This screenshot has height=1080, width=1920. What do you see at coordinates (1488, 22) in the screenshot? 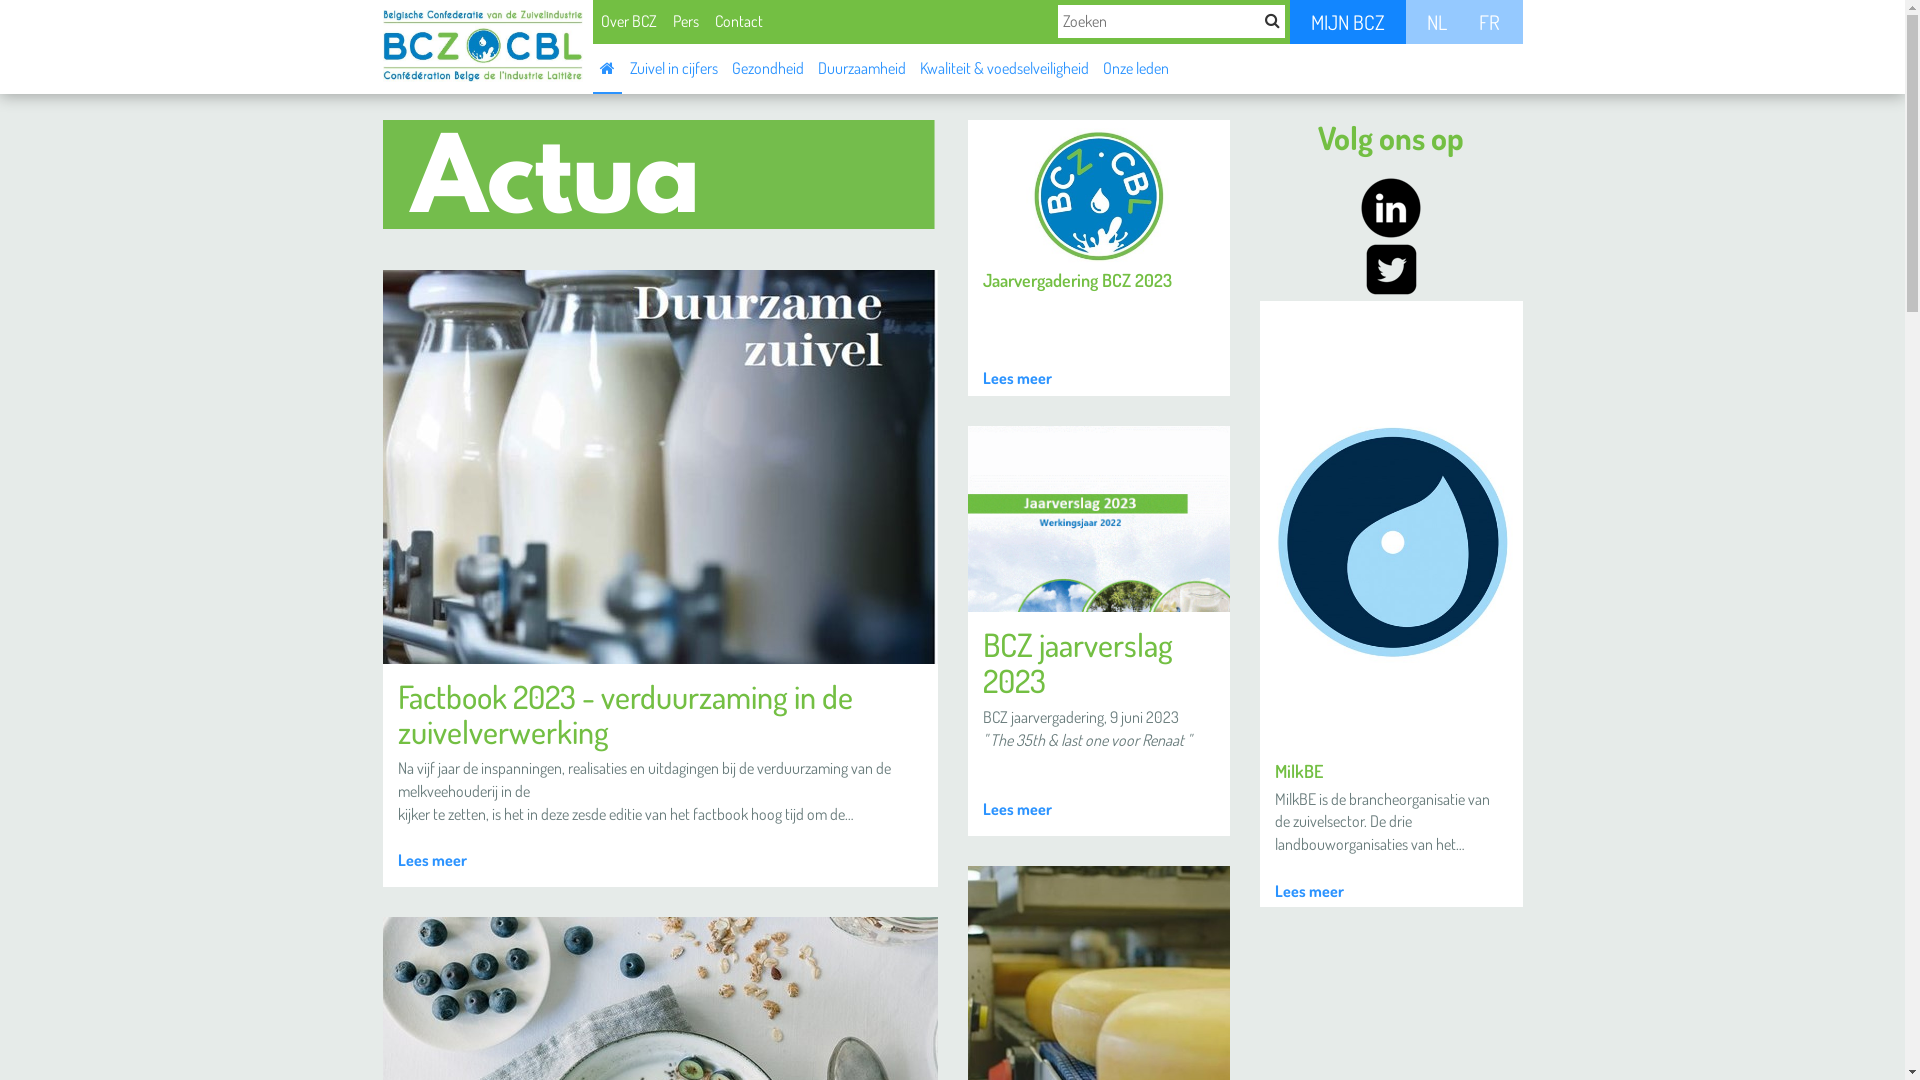
I see `'FR'` at bounding box center [1488, 22].